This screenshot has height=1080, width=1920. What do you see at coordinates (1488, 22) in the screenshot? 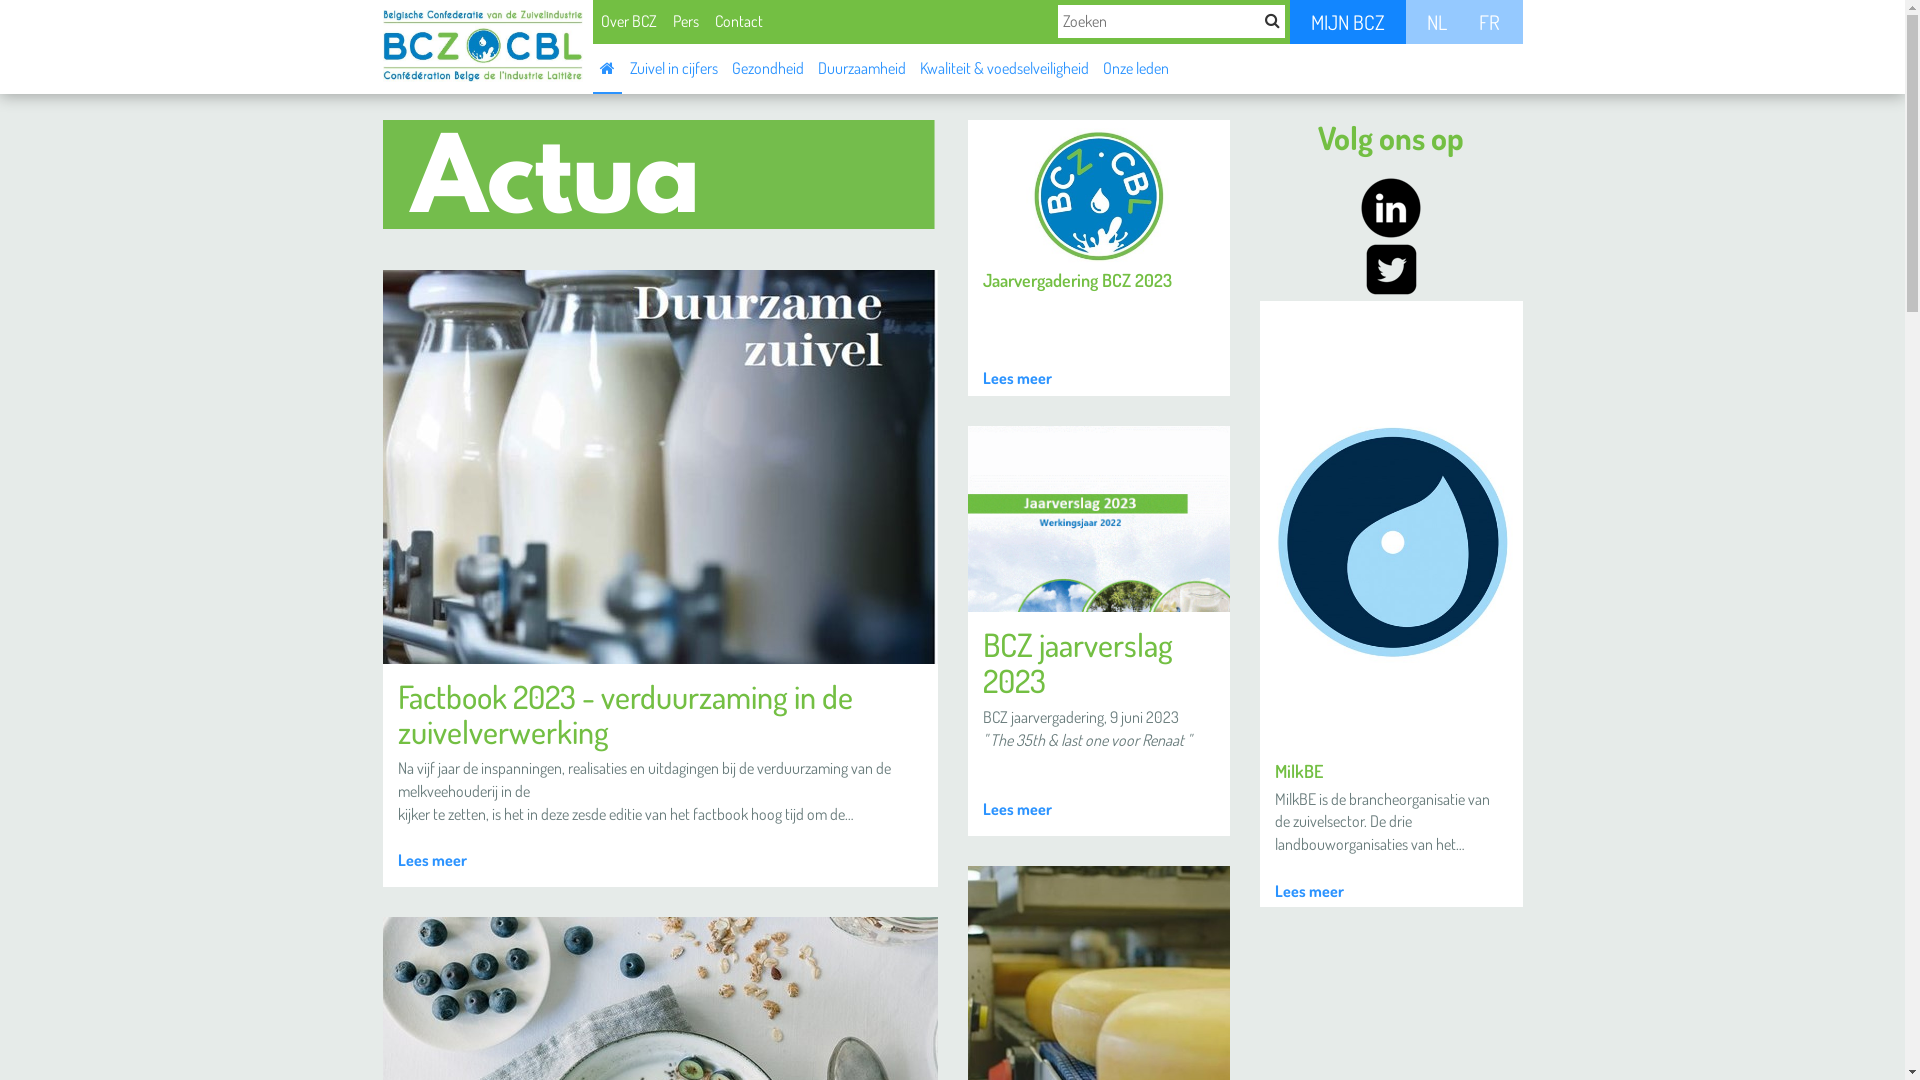
I see `'FR'` at bounding box center [1488, 22].